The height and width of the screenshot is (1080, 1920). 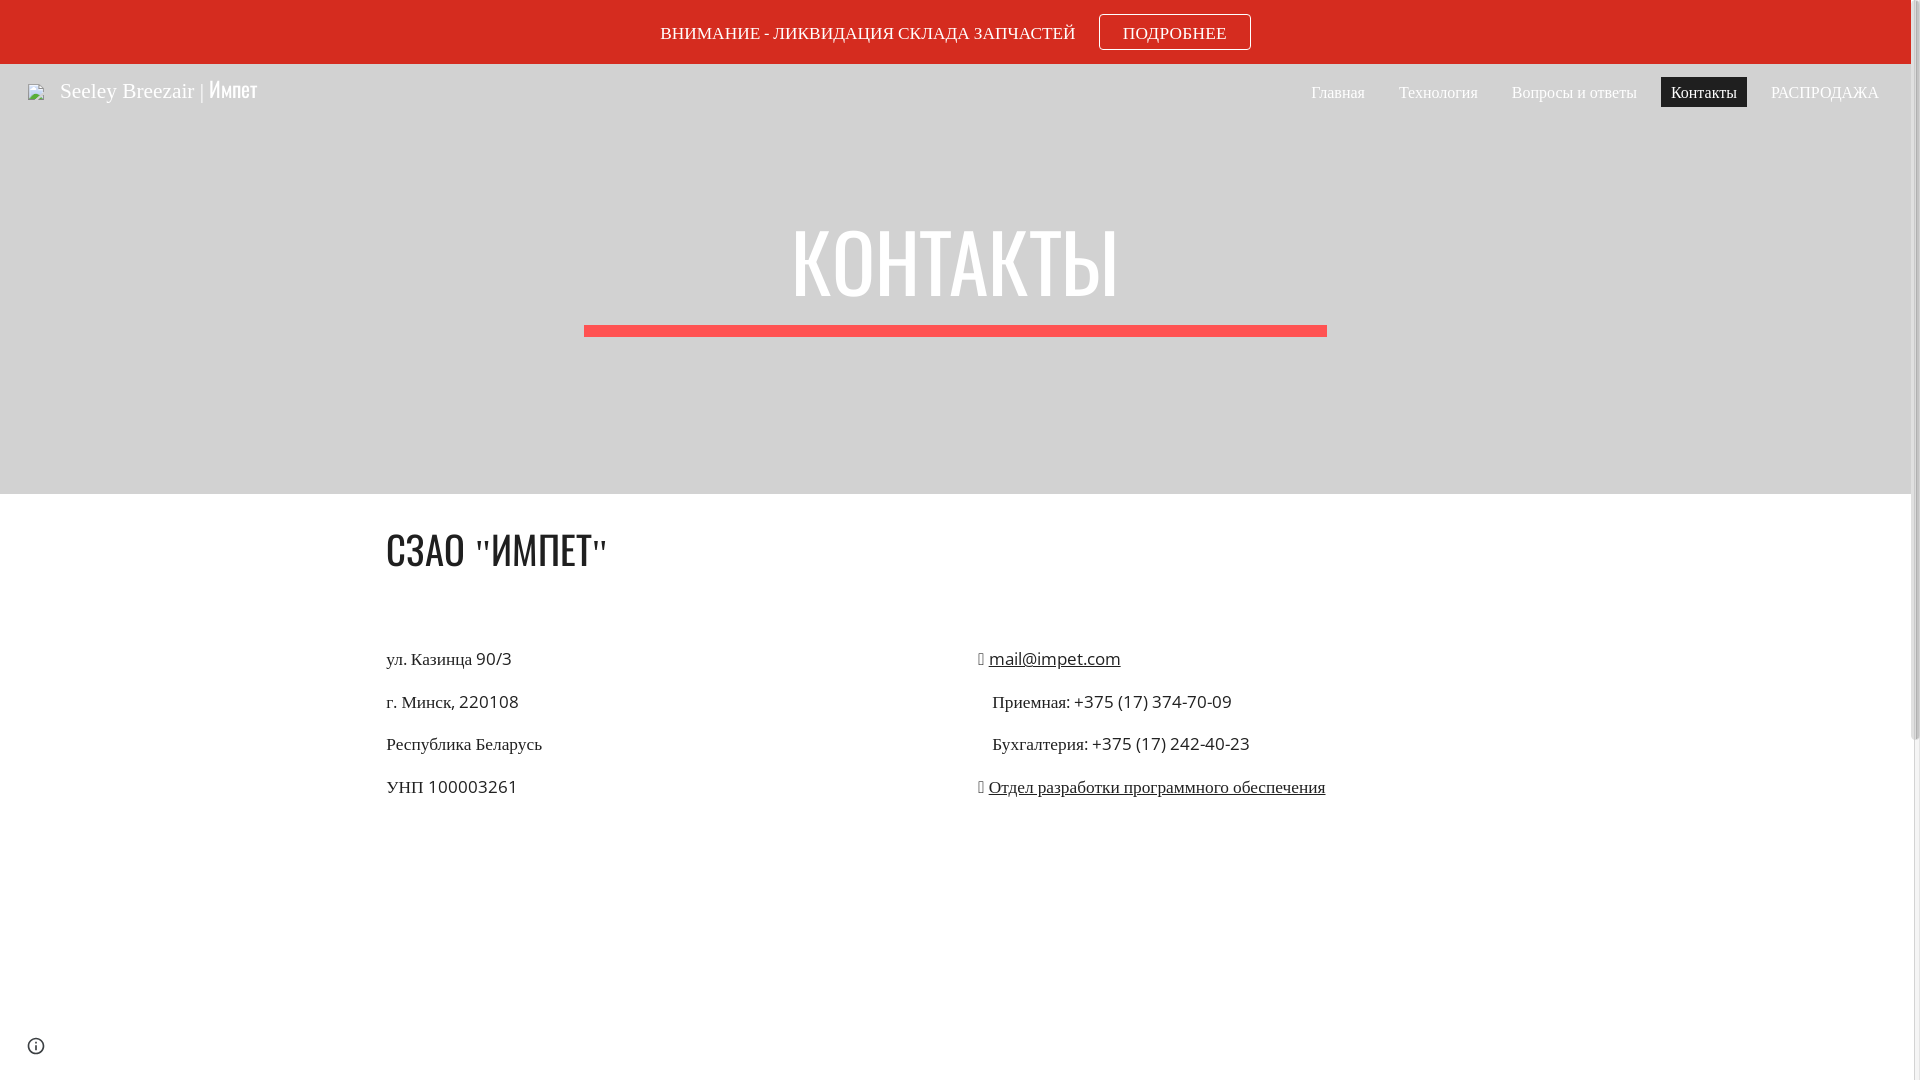 I want to click on 'mail@impet.com', so click(x=988, y=658).